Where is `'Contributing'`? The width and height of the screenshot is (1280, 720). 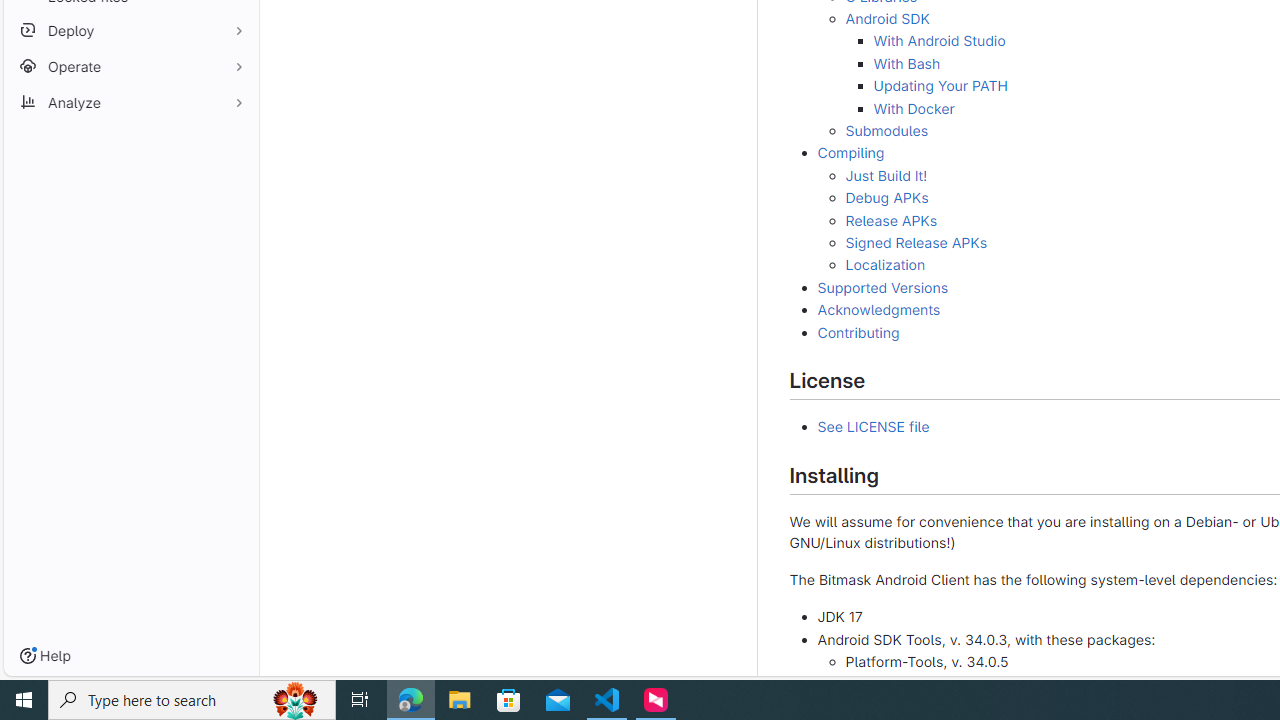 'Contributing' is located at coordinates (858, 331).